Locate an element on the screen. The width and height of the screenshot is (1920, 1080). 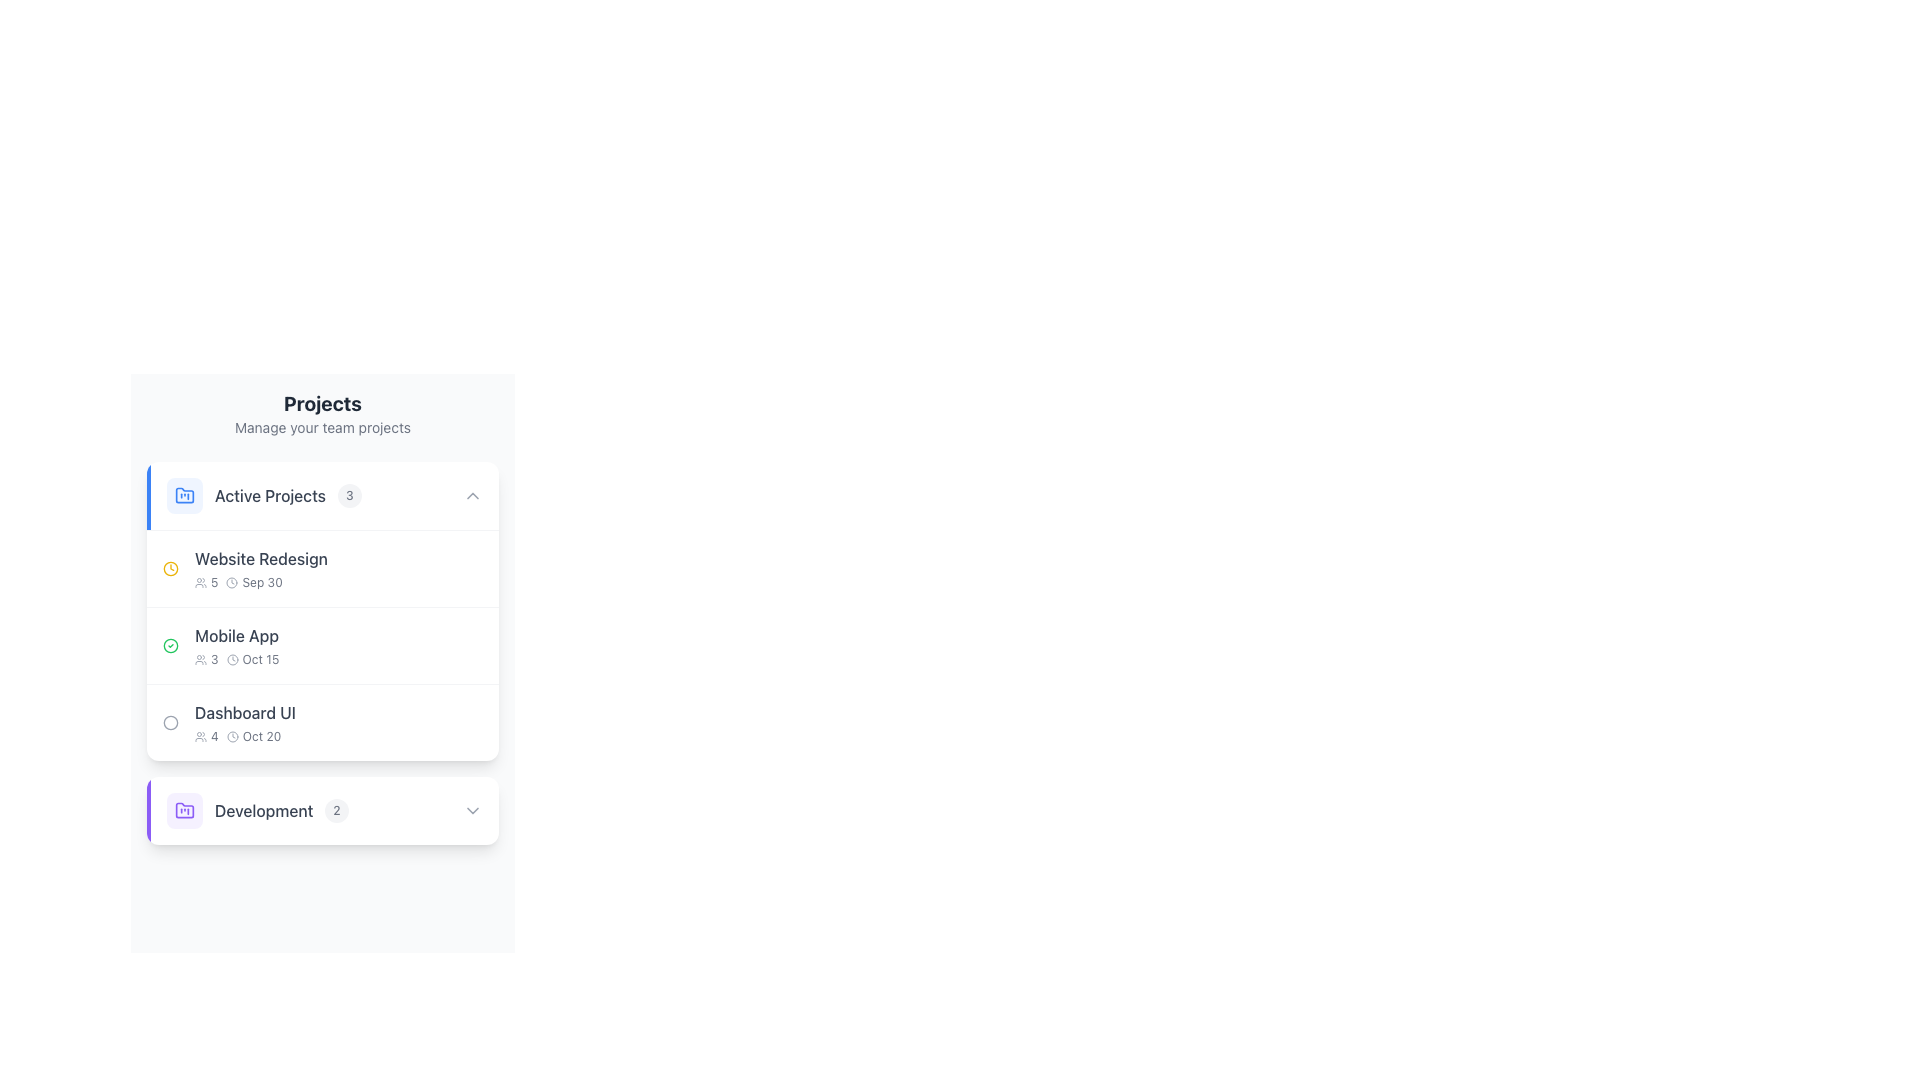
the static informational tag displaying the date indicator located under the 'Mobile App' section, which appears after the number '3' representing participant count is located at coordinates (251, 659).